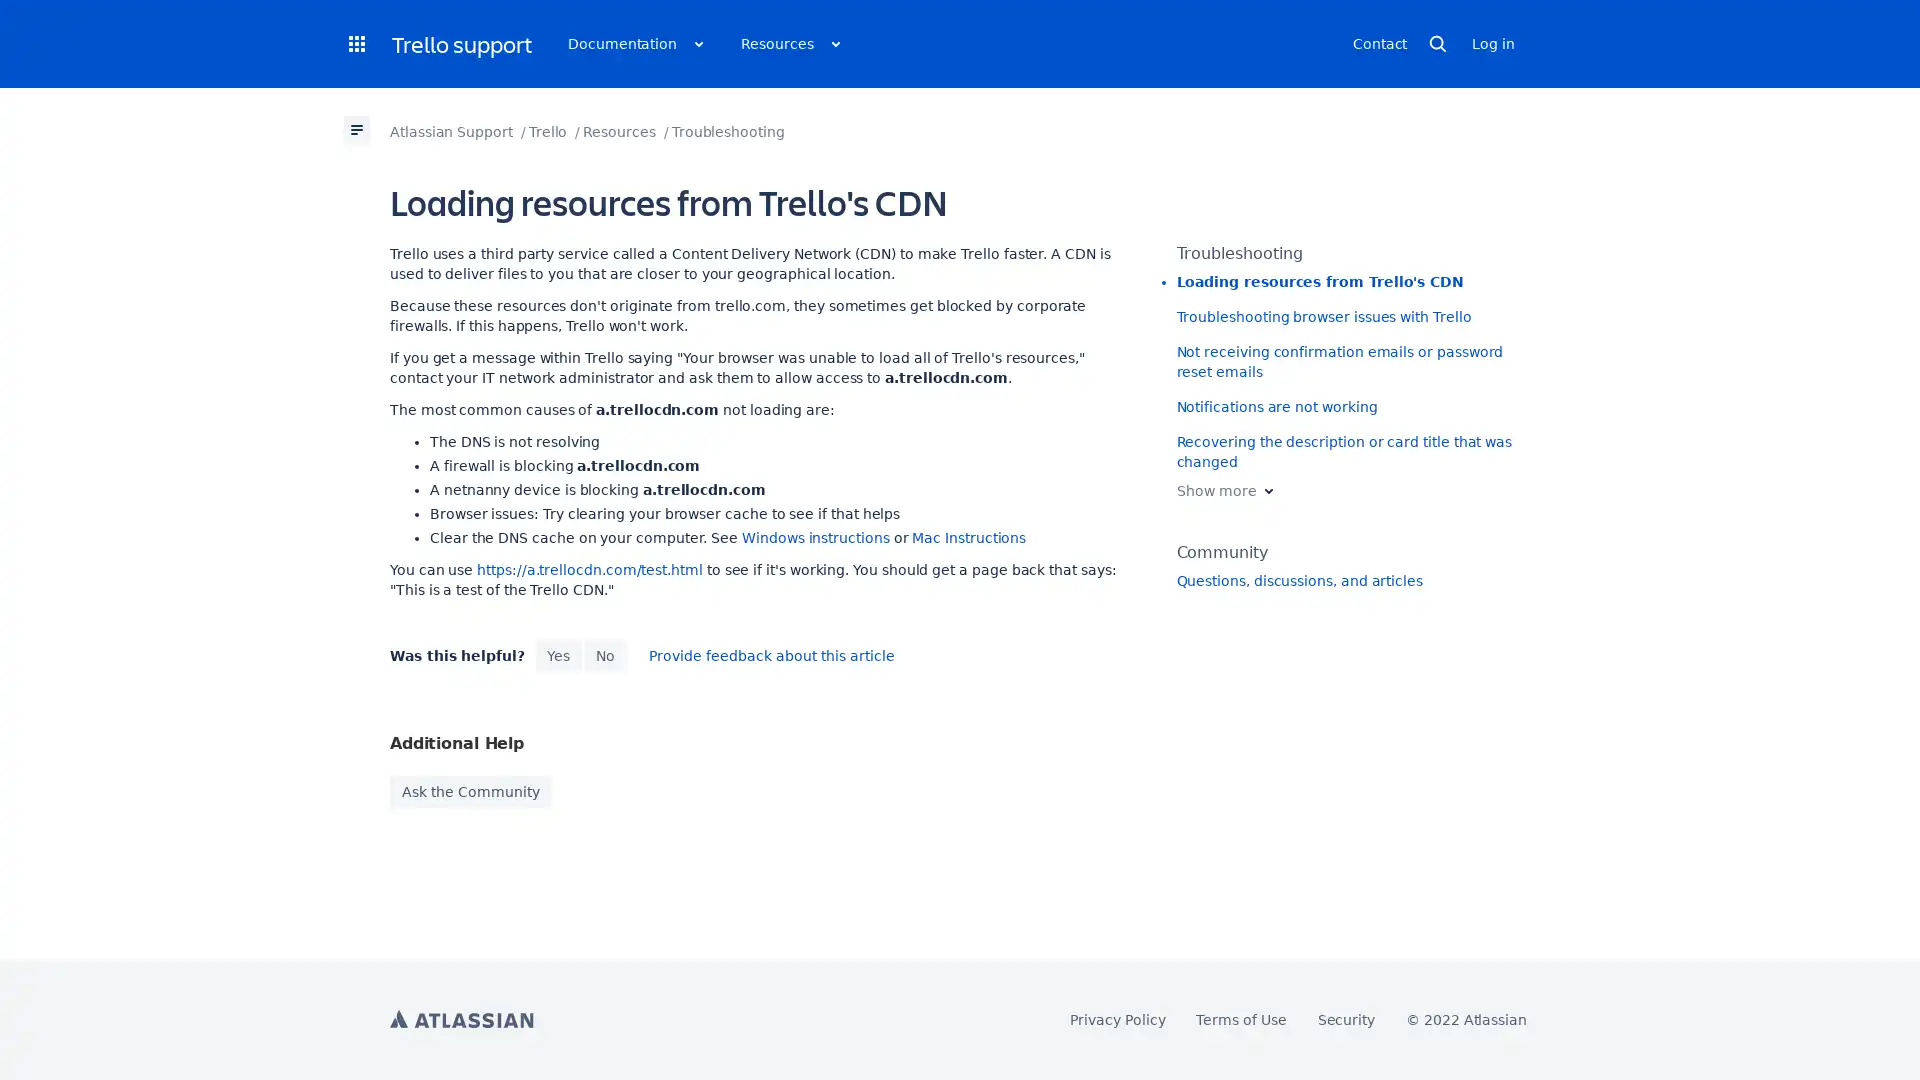 The image size is (1920, 1080). Describe the element at coordinates (633, 43) in the screenshot. I see `Open documentation dropdown` at that location.